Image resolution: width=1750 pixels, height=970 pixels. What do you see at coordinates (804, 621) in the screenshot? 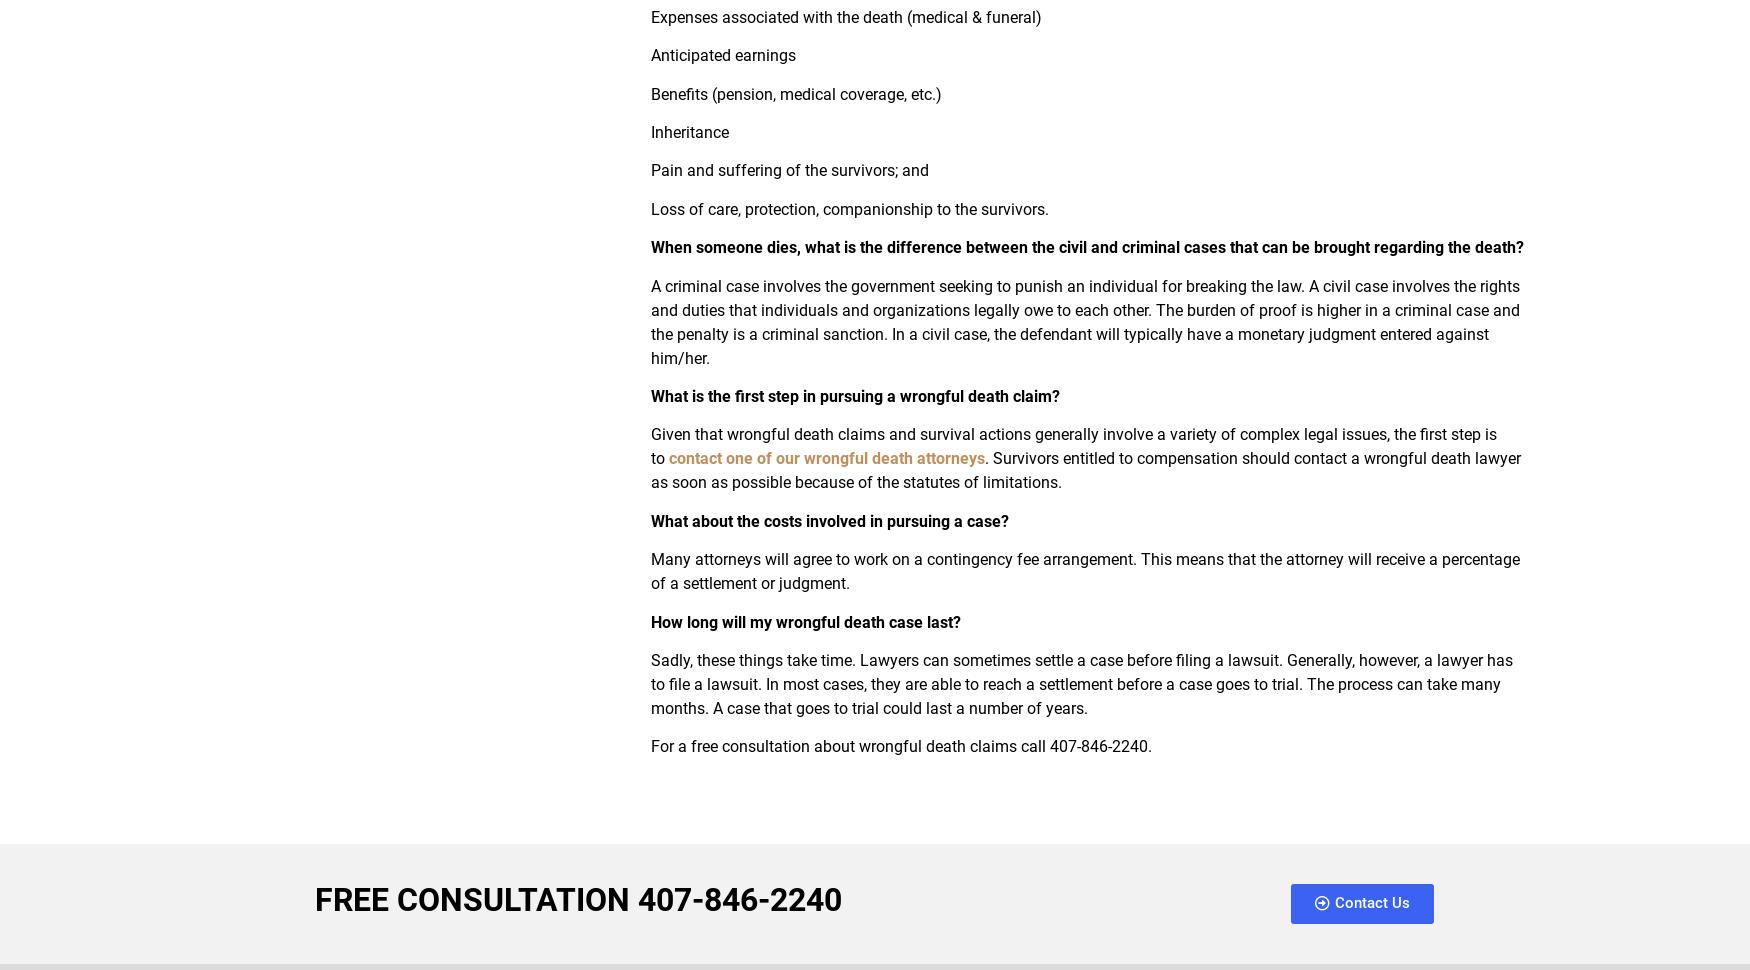
I see `'How long will my wrongful death case last?'` at bounding box center [804, 621].